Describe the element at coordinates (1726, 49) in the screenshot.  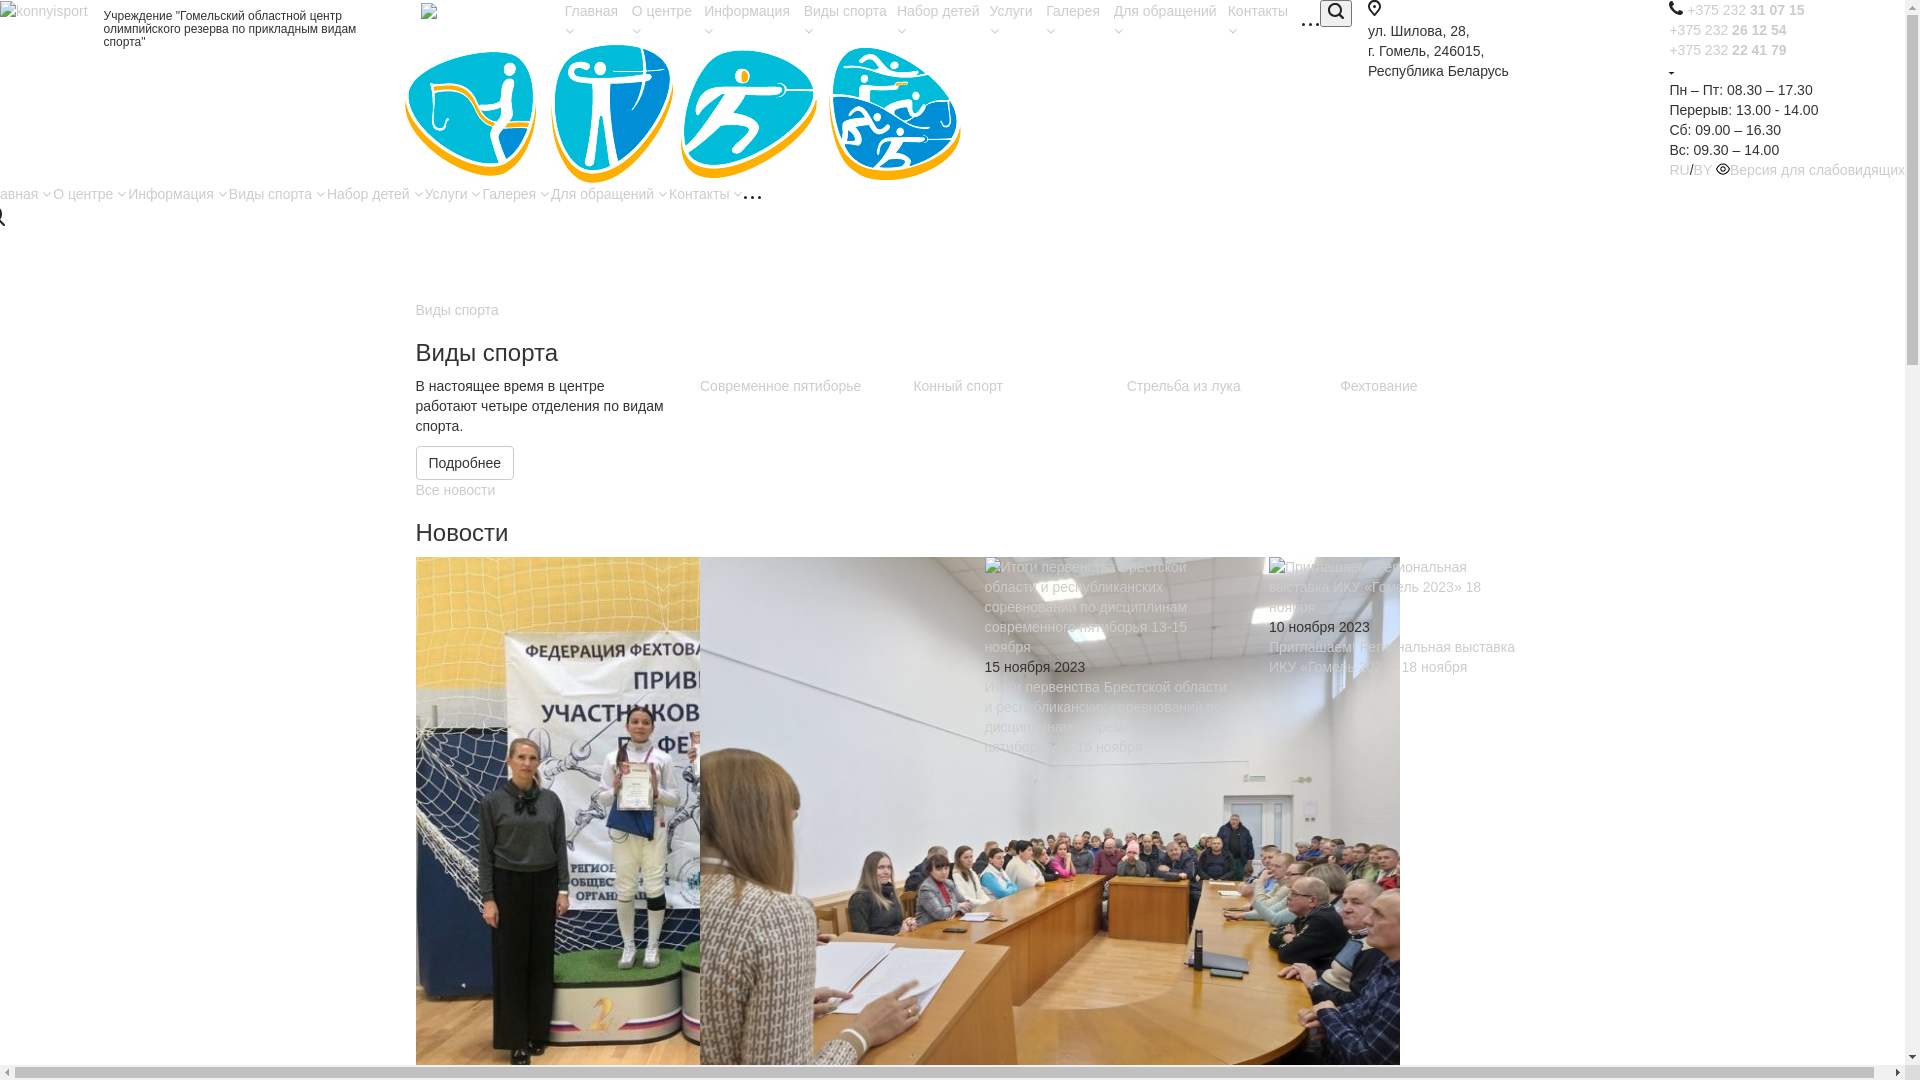
I see `'+375 232 22 41 79'` at that location.